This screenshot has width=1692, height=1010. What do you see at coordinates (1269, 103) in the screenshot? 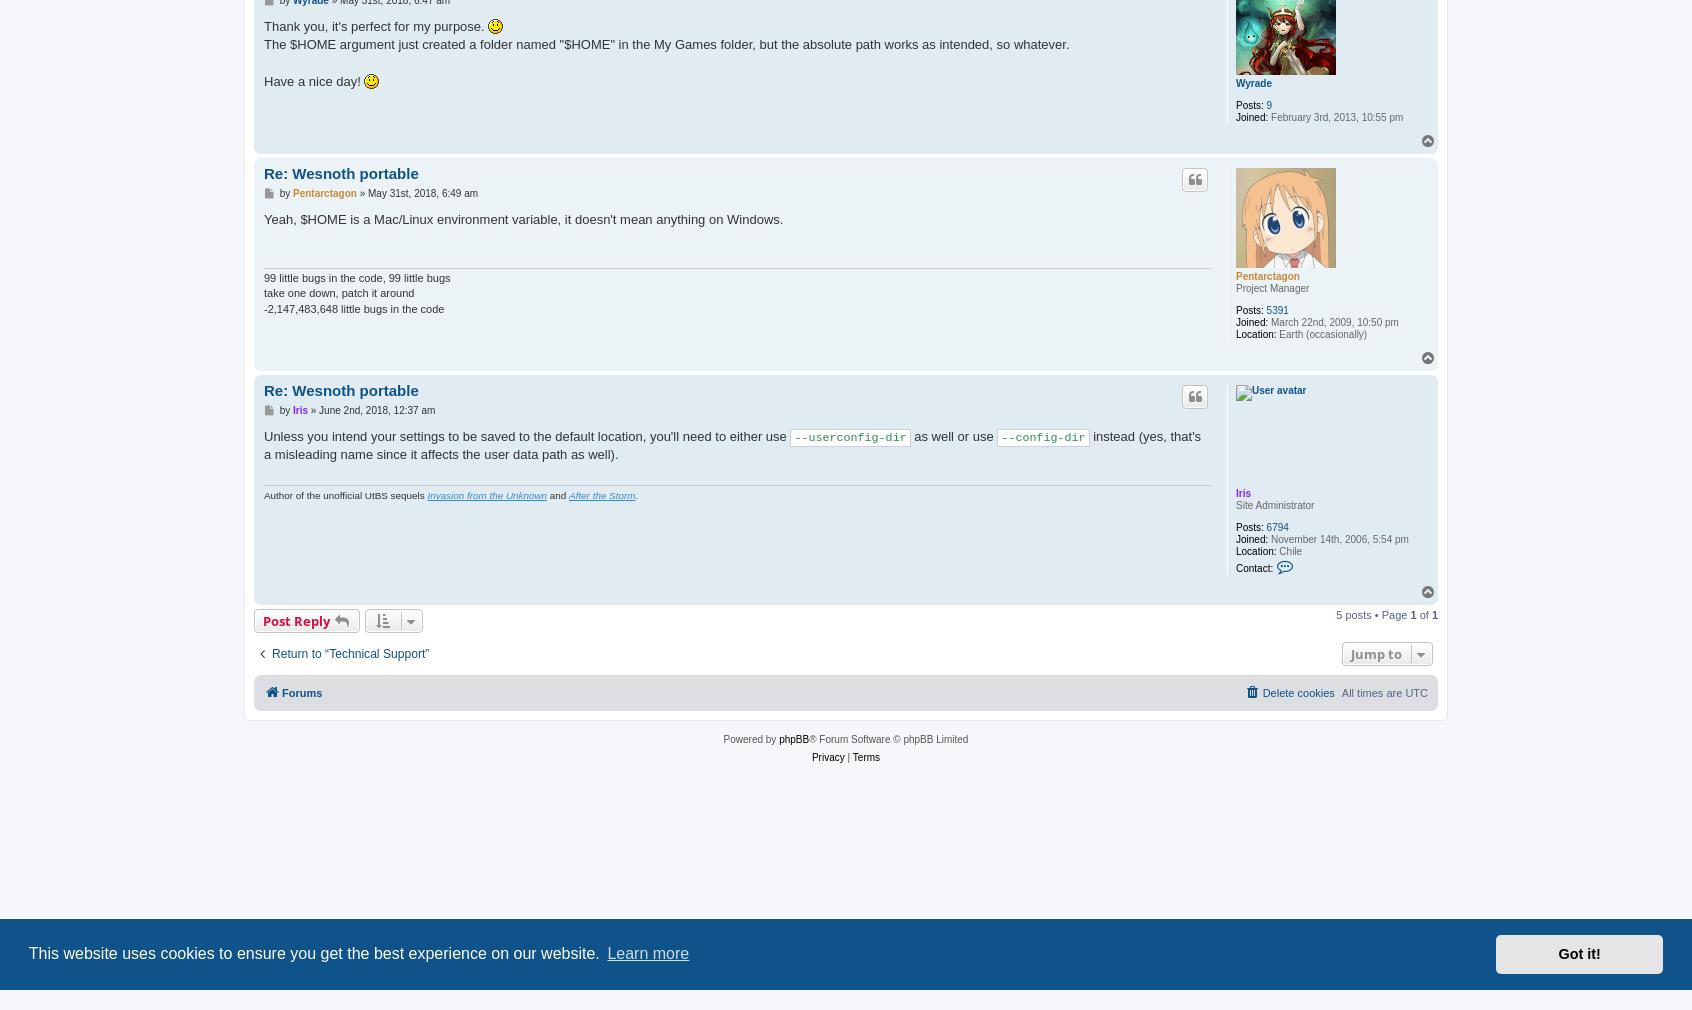
I see `'9'` at bounding box center [1269, 103].